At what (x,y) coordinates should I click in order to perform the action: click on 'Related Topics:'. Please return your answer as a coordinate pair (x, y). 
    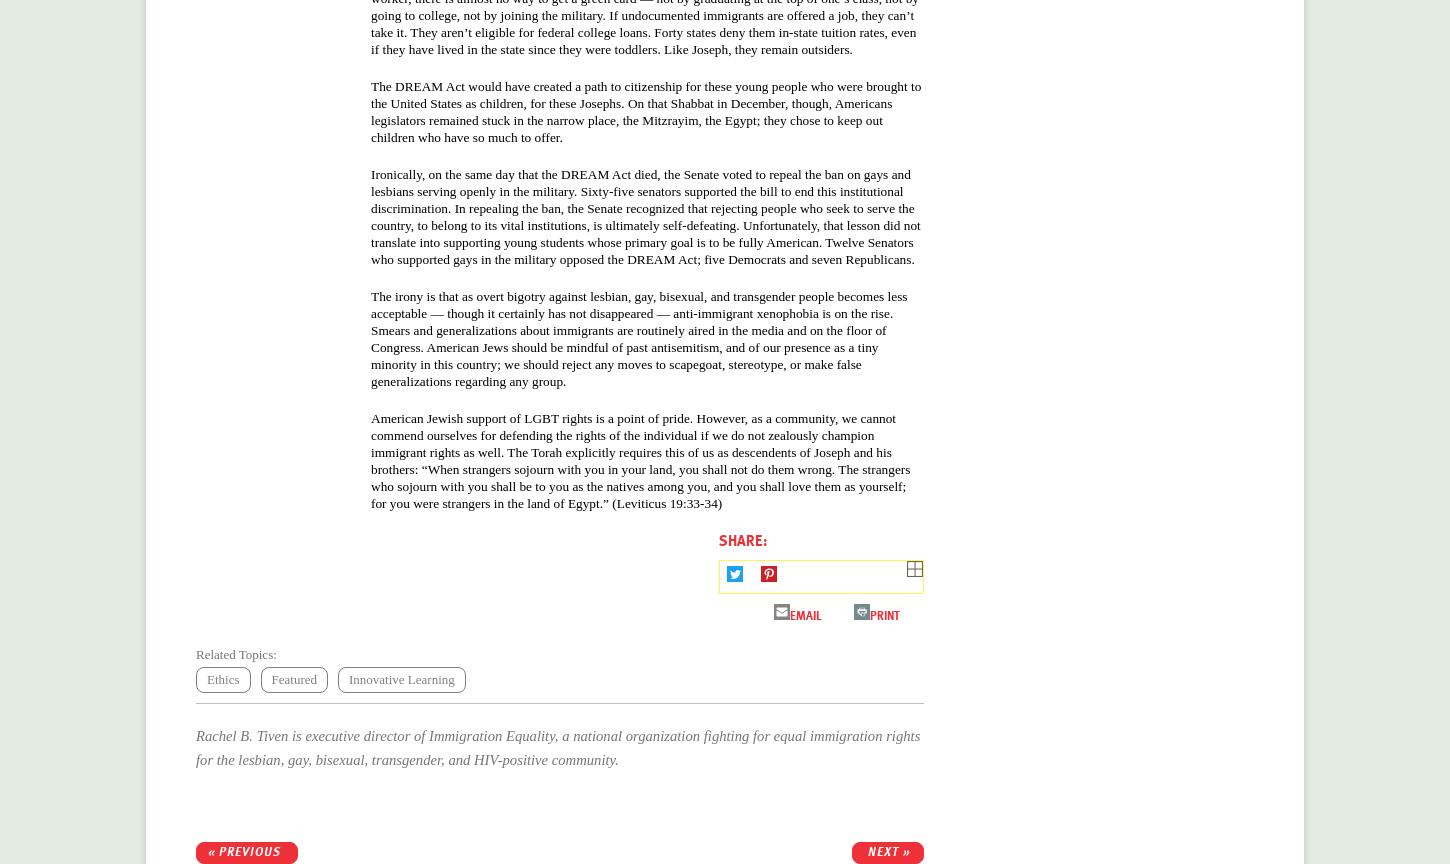
    Looking at the image, I should click on (235, 653).